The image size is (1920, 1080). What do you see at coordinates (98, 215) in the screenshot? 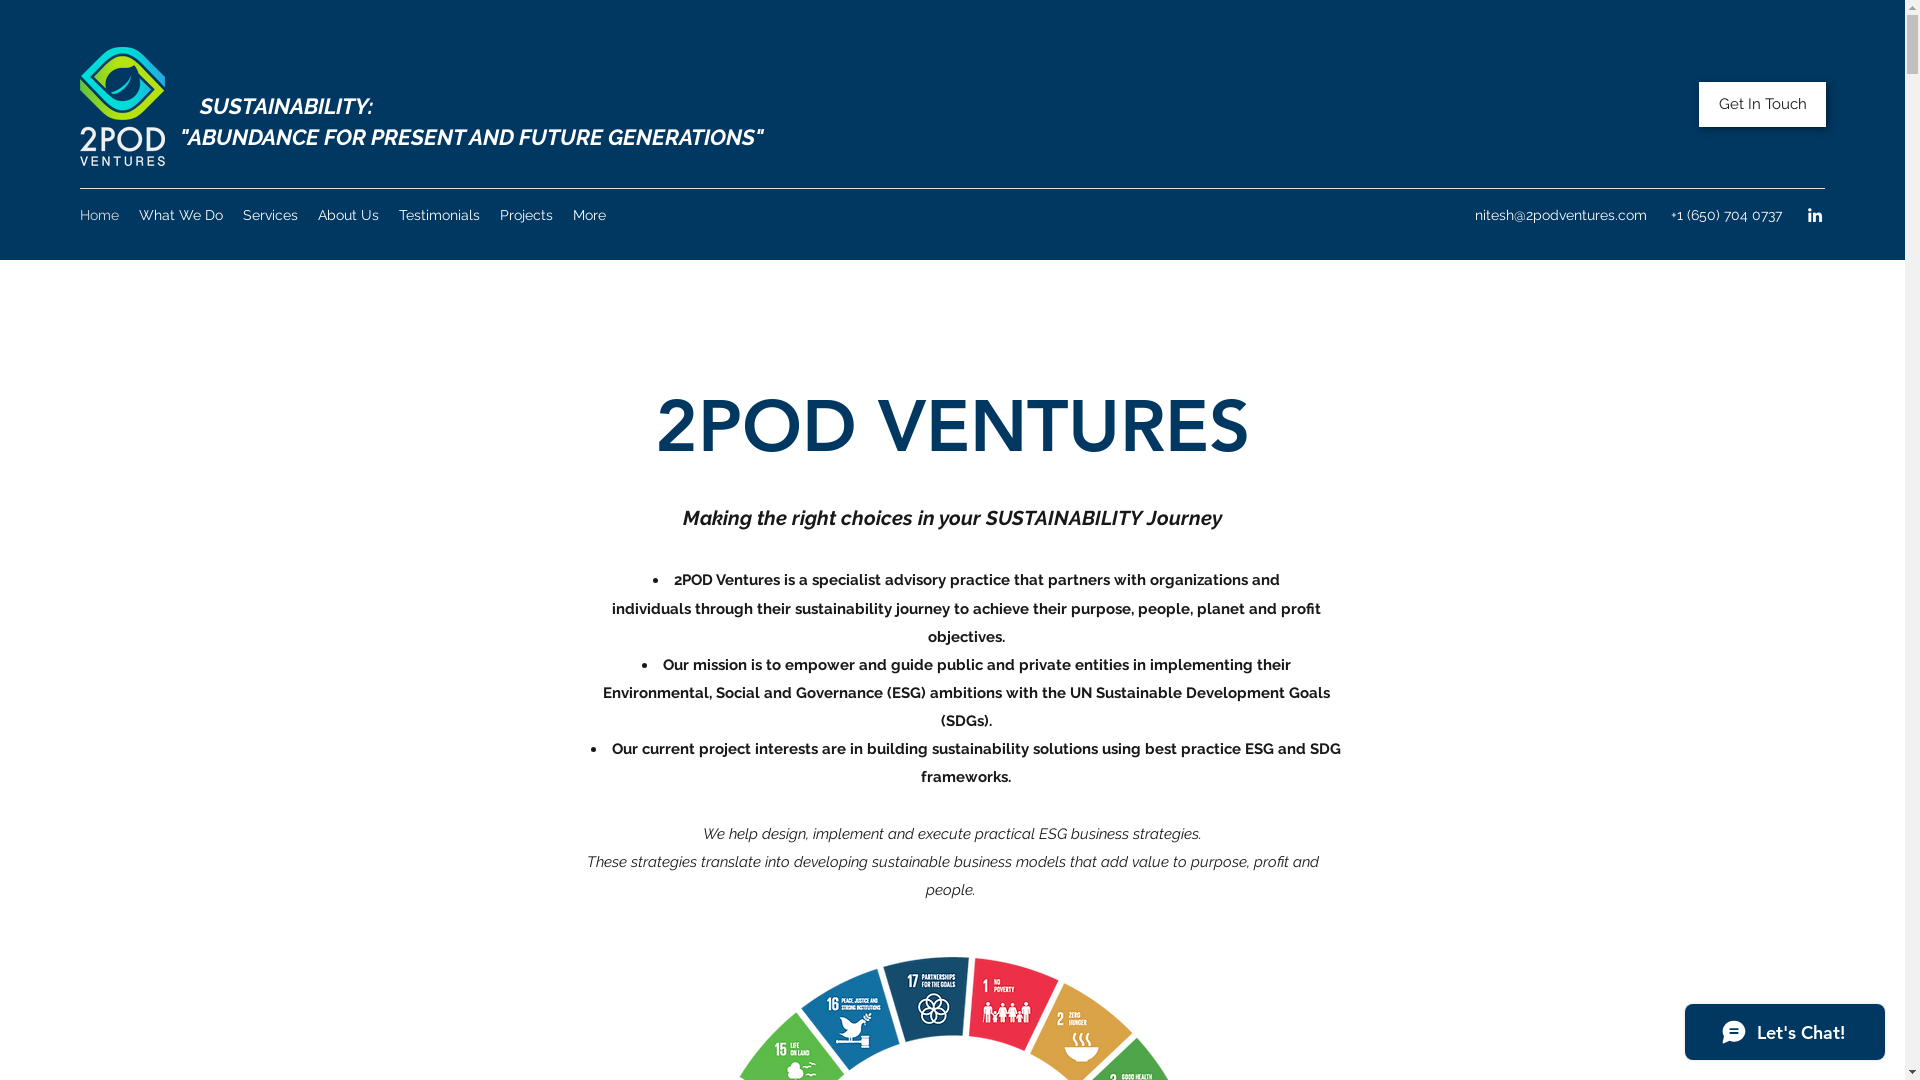
I see `'Home'` at bounding box center [98, 215].